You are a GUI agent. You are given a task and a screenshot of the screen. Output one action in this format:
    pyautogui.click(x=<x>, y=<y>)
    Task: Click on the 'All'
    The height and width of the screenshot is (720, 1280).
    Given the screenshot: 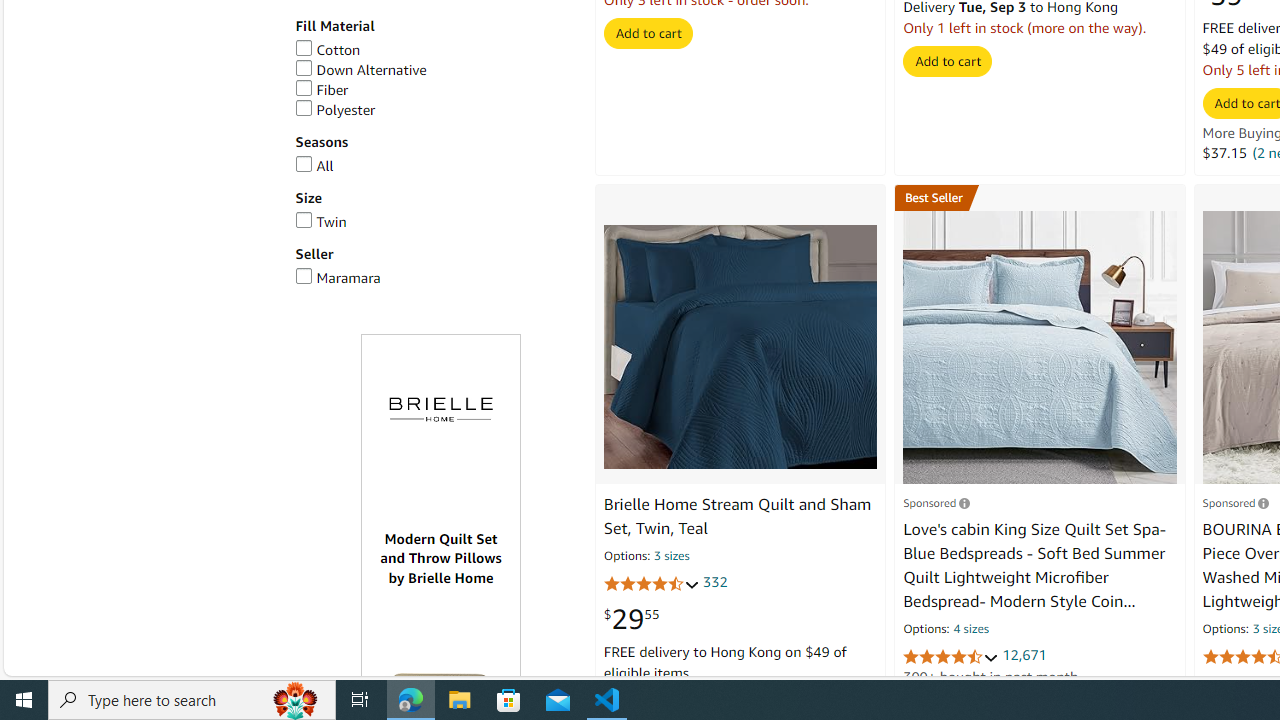 What is the action you would take?
    pyautogui.click(x=313, y=164)
    